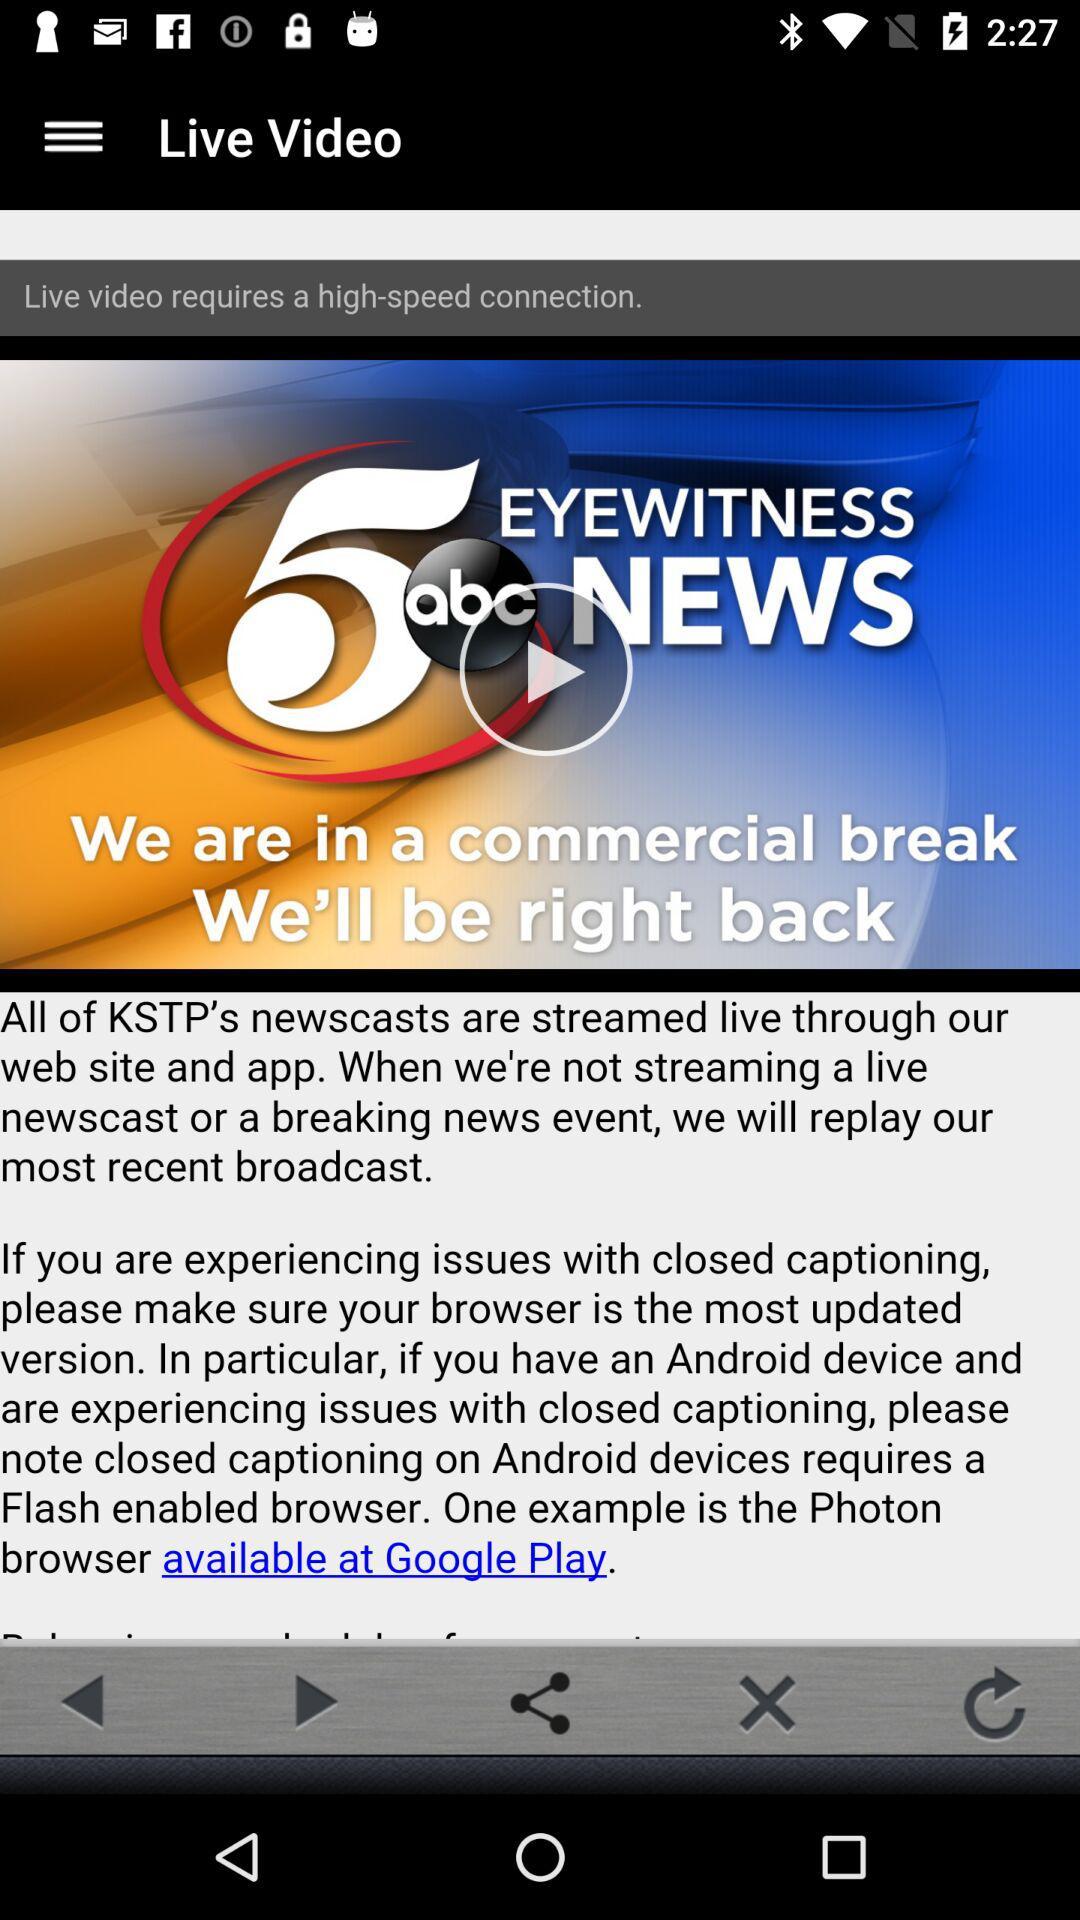 This screenshot has height=1920, width=1080. I want to click on customize, so click(72, 135).